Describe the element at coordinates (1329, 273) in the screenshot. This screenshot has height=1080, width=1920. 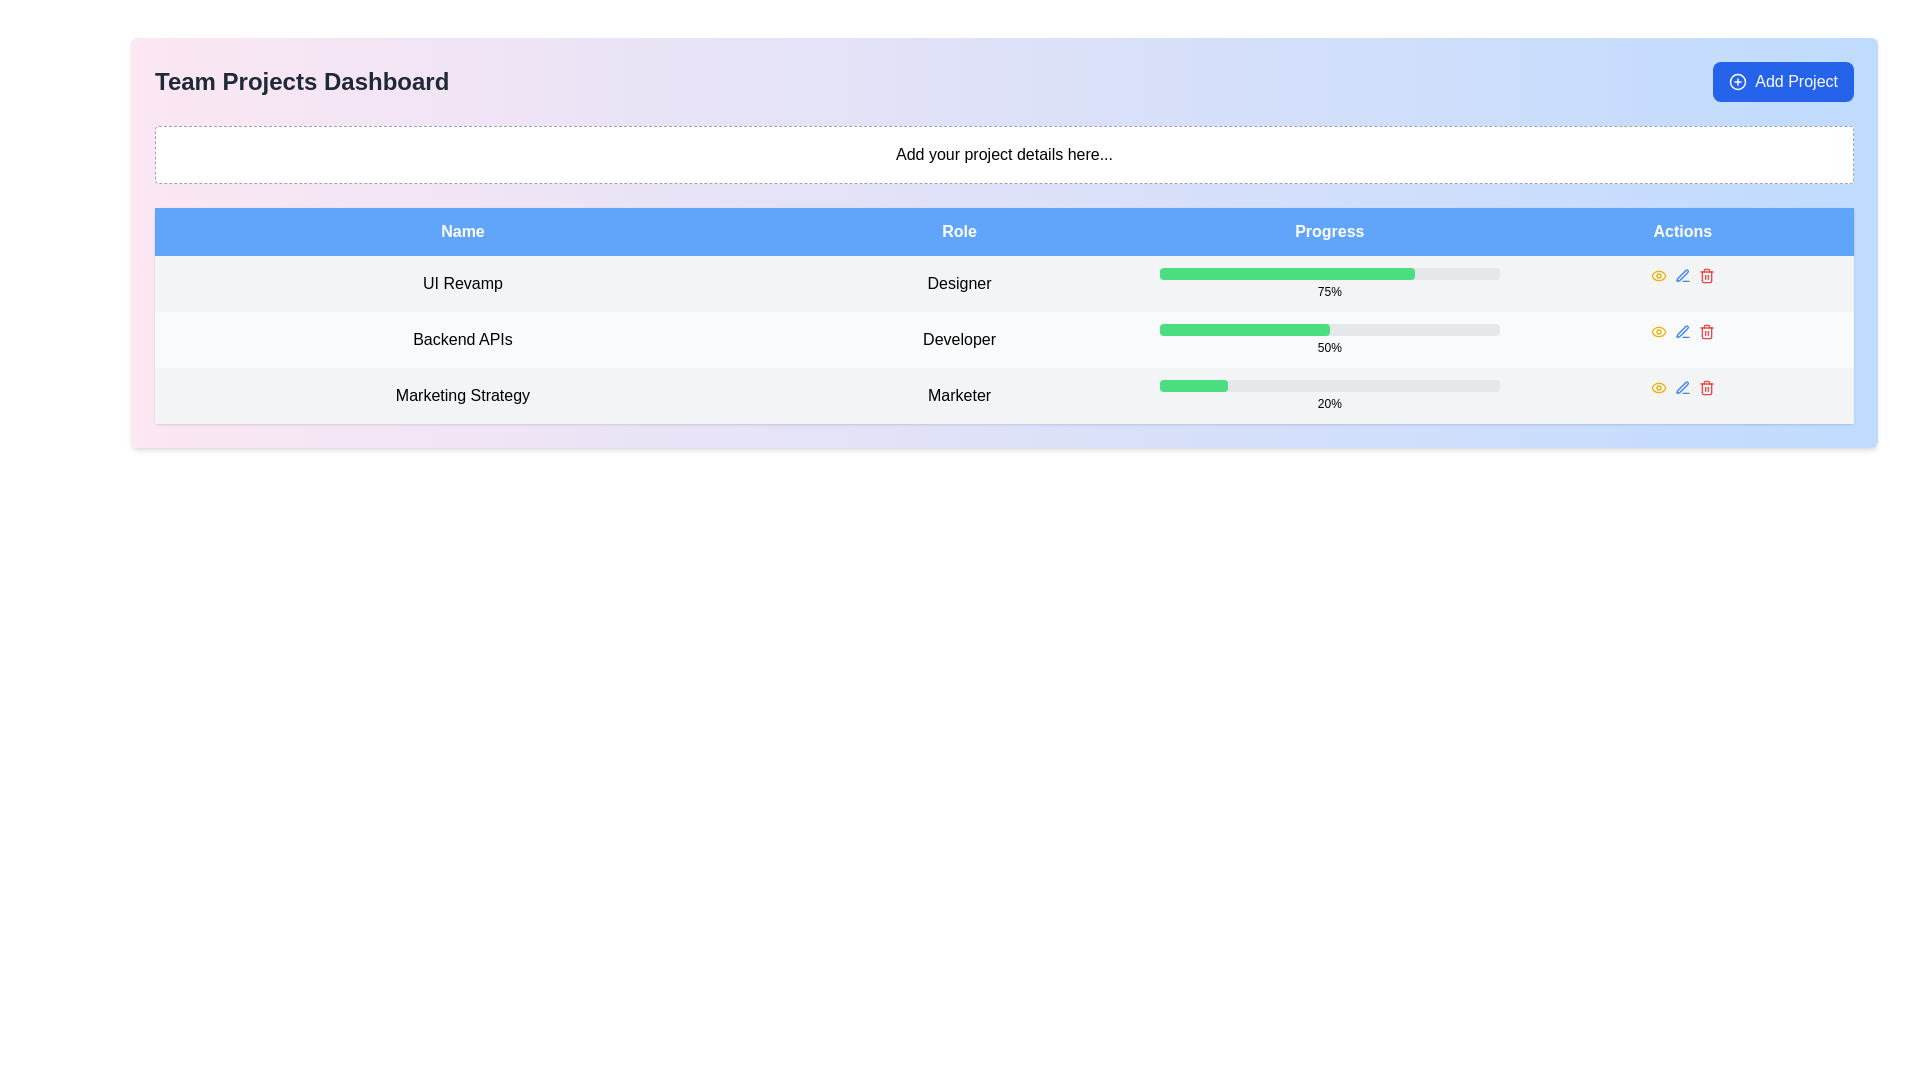
I see `the progress indicated by the progress bar in the 'Progress' column of the table labeled 'Designer', which shows a 75% completion represented by a green-filled portion` at that location.